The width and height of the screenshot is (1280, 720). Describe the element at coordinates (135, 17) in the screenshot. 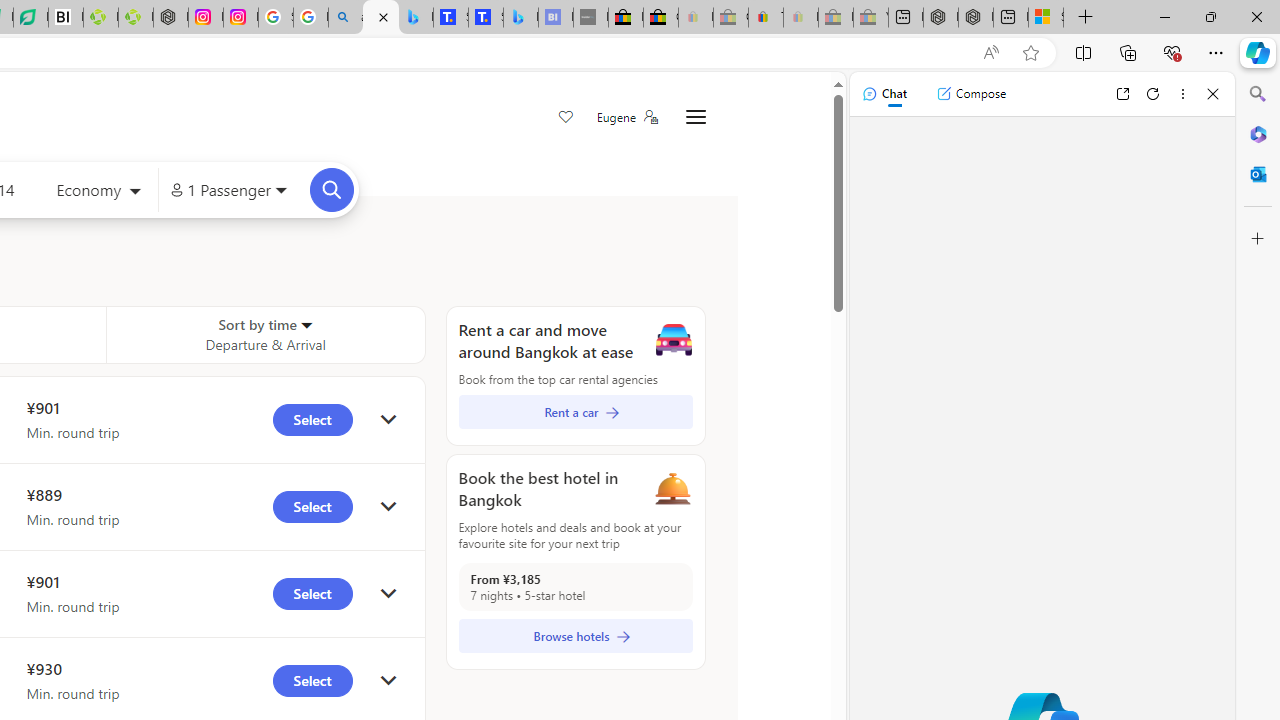

I see `'Descarga Driver Updater'` at that location.